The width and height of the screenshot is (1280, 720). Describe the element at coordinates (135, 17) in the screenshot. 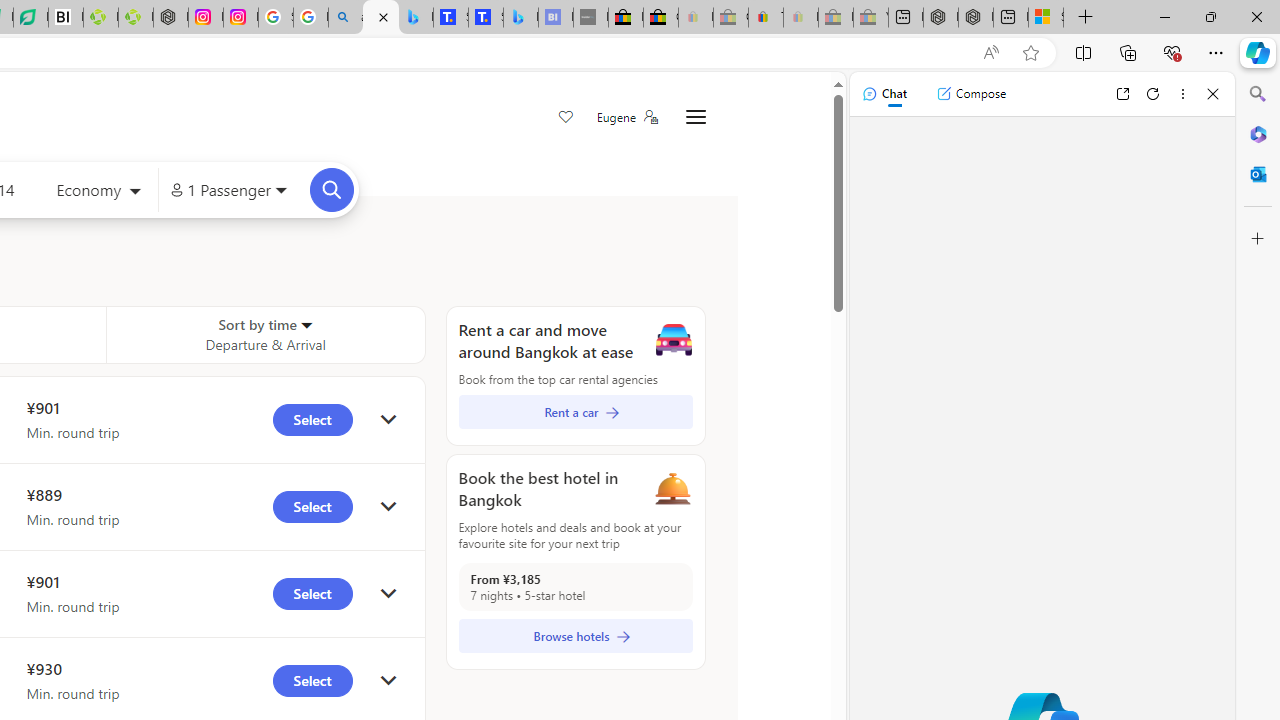

I see `'Descarga Driver Updater'` at that location.